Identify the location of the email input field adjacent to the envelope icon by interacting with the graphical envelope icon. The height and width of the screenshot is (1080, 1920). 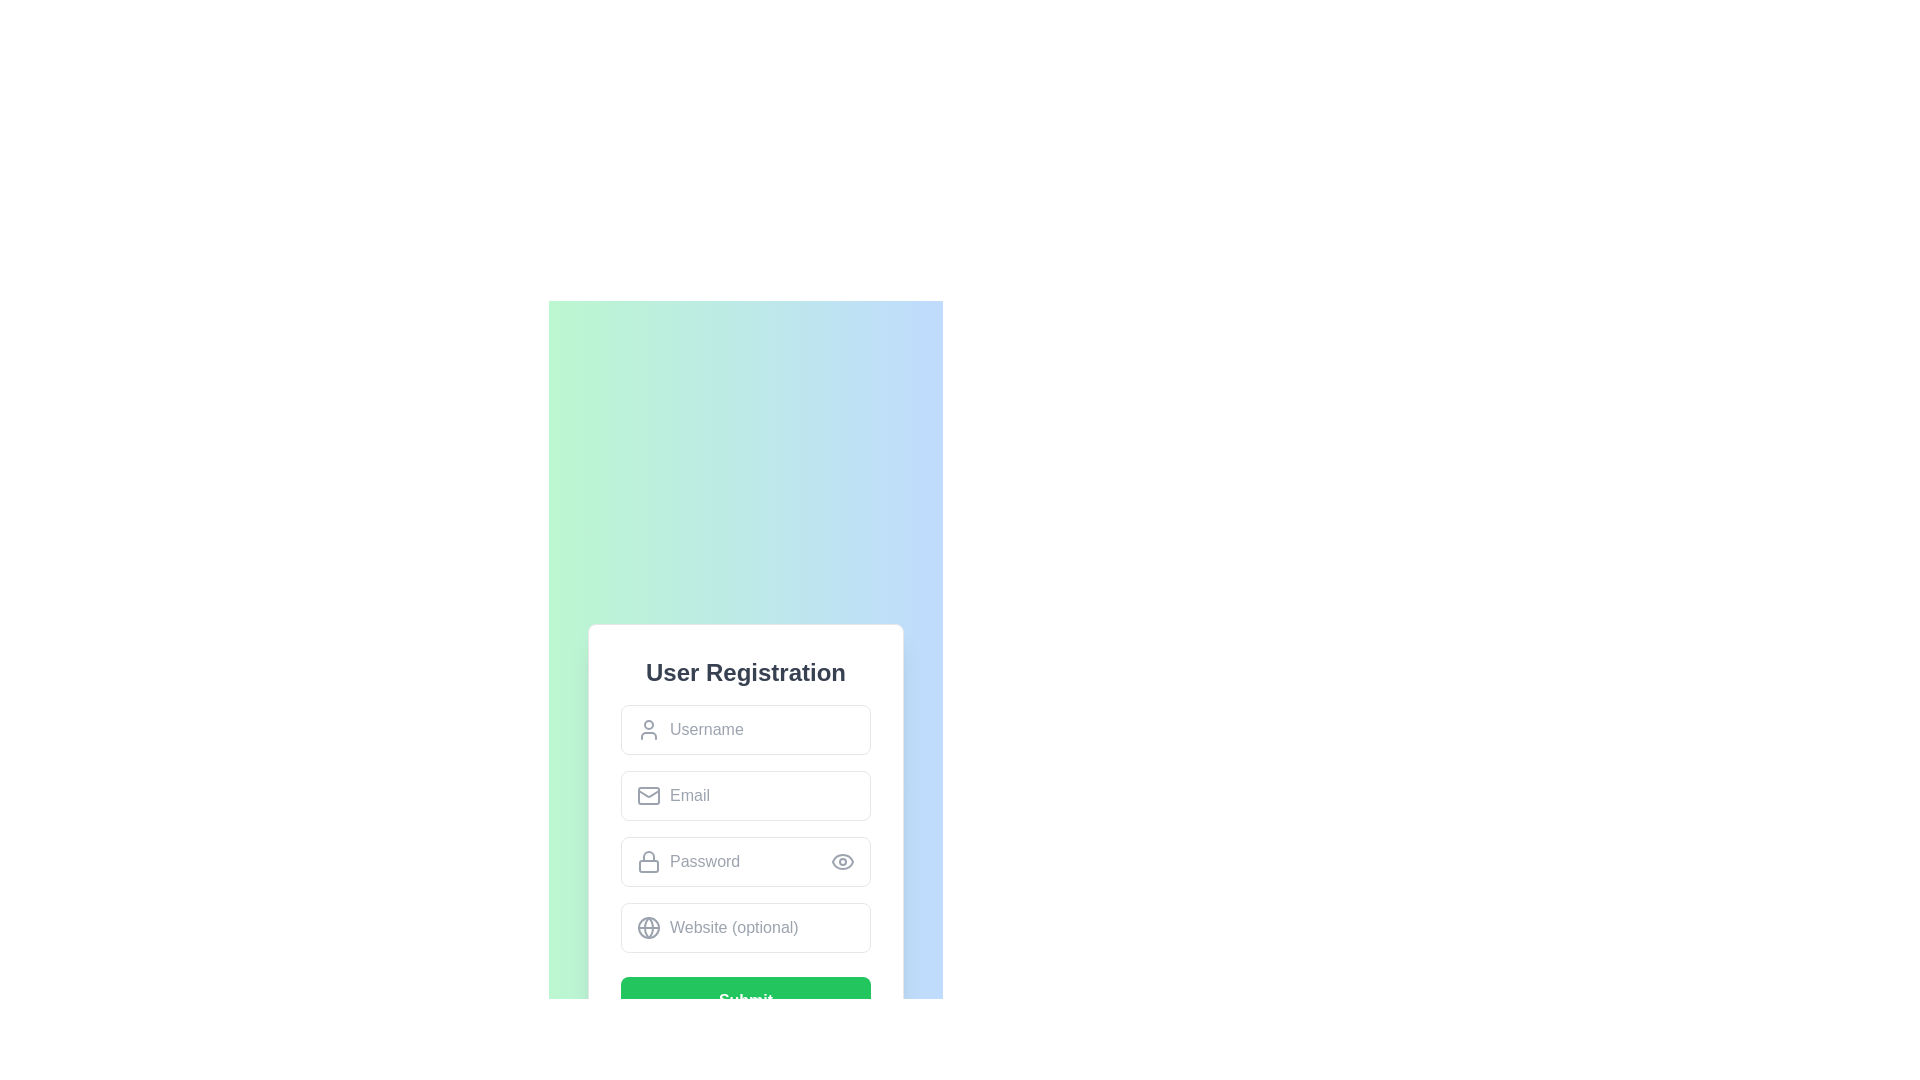
(648, 792).